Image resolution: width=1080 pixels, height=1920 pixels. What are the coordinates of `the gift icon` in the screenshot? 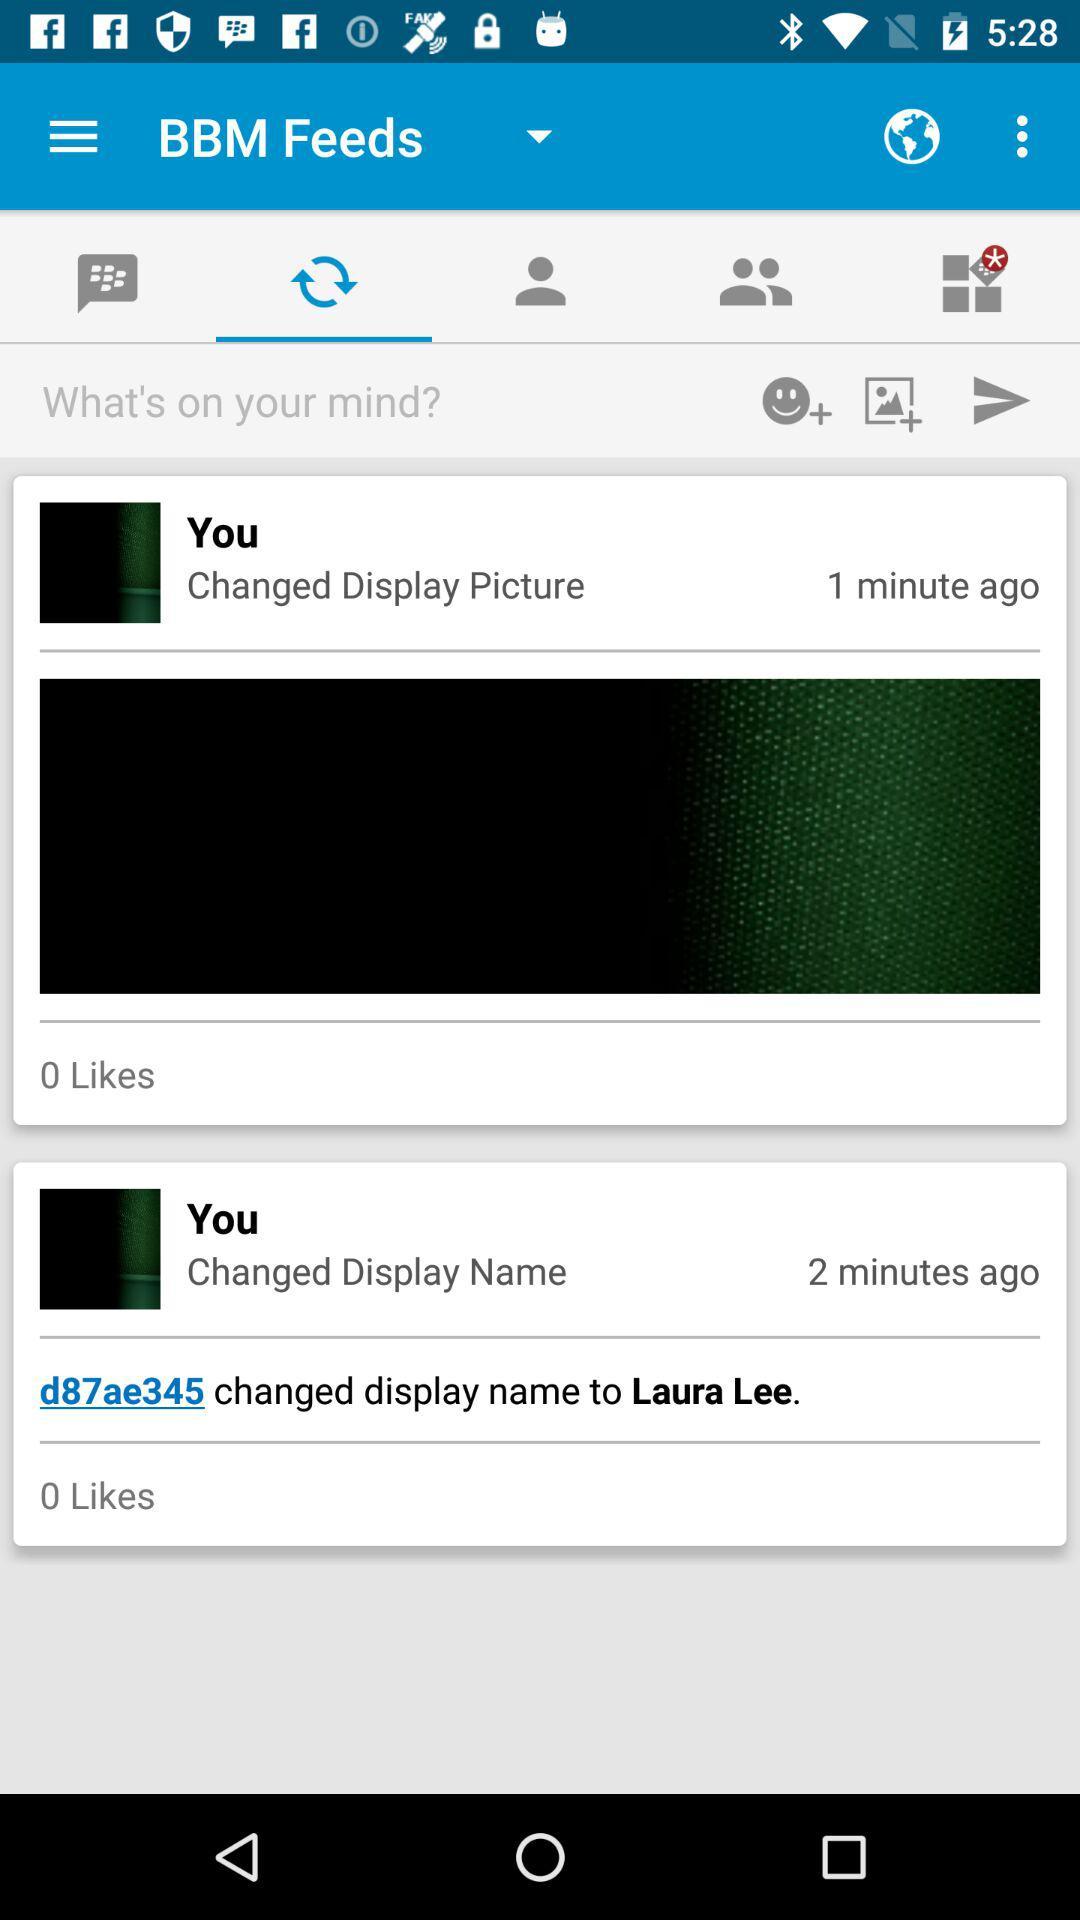 It's located at (971, 280).